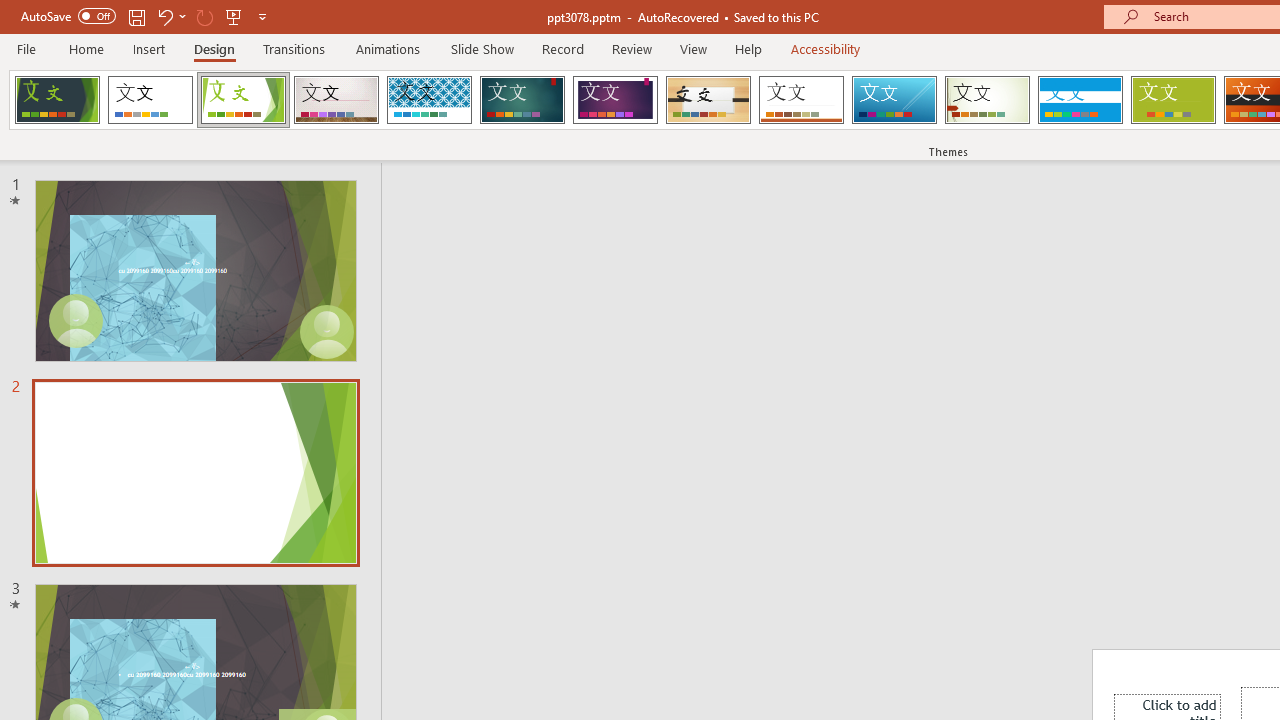 The width and height of the screenshot is (1280, 720). What do you see at coordinates (614, 100) in the screenshot?
I see `'Ion Boardroom'` at bounding box center [614, 100].